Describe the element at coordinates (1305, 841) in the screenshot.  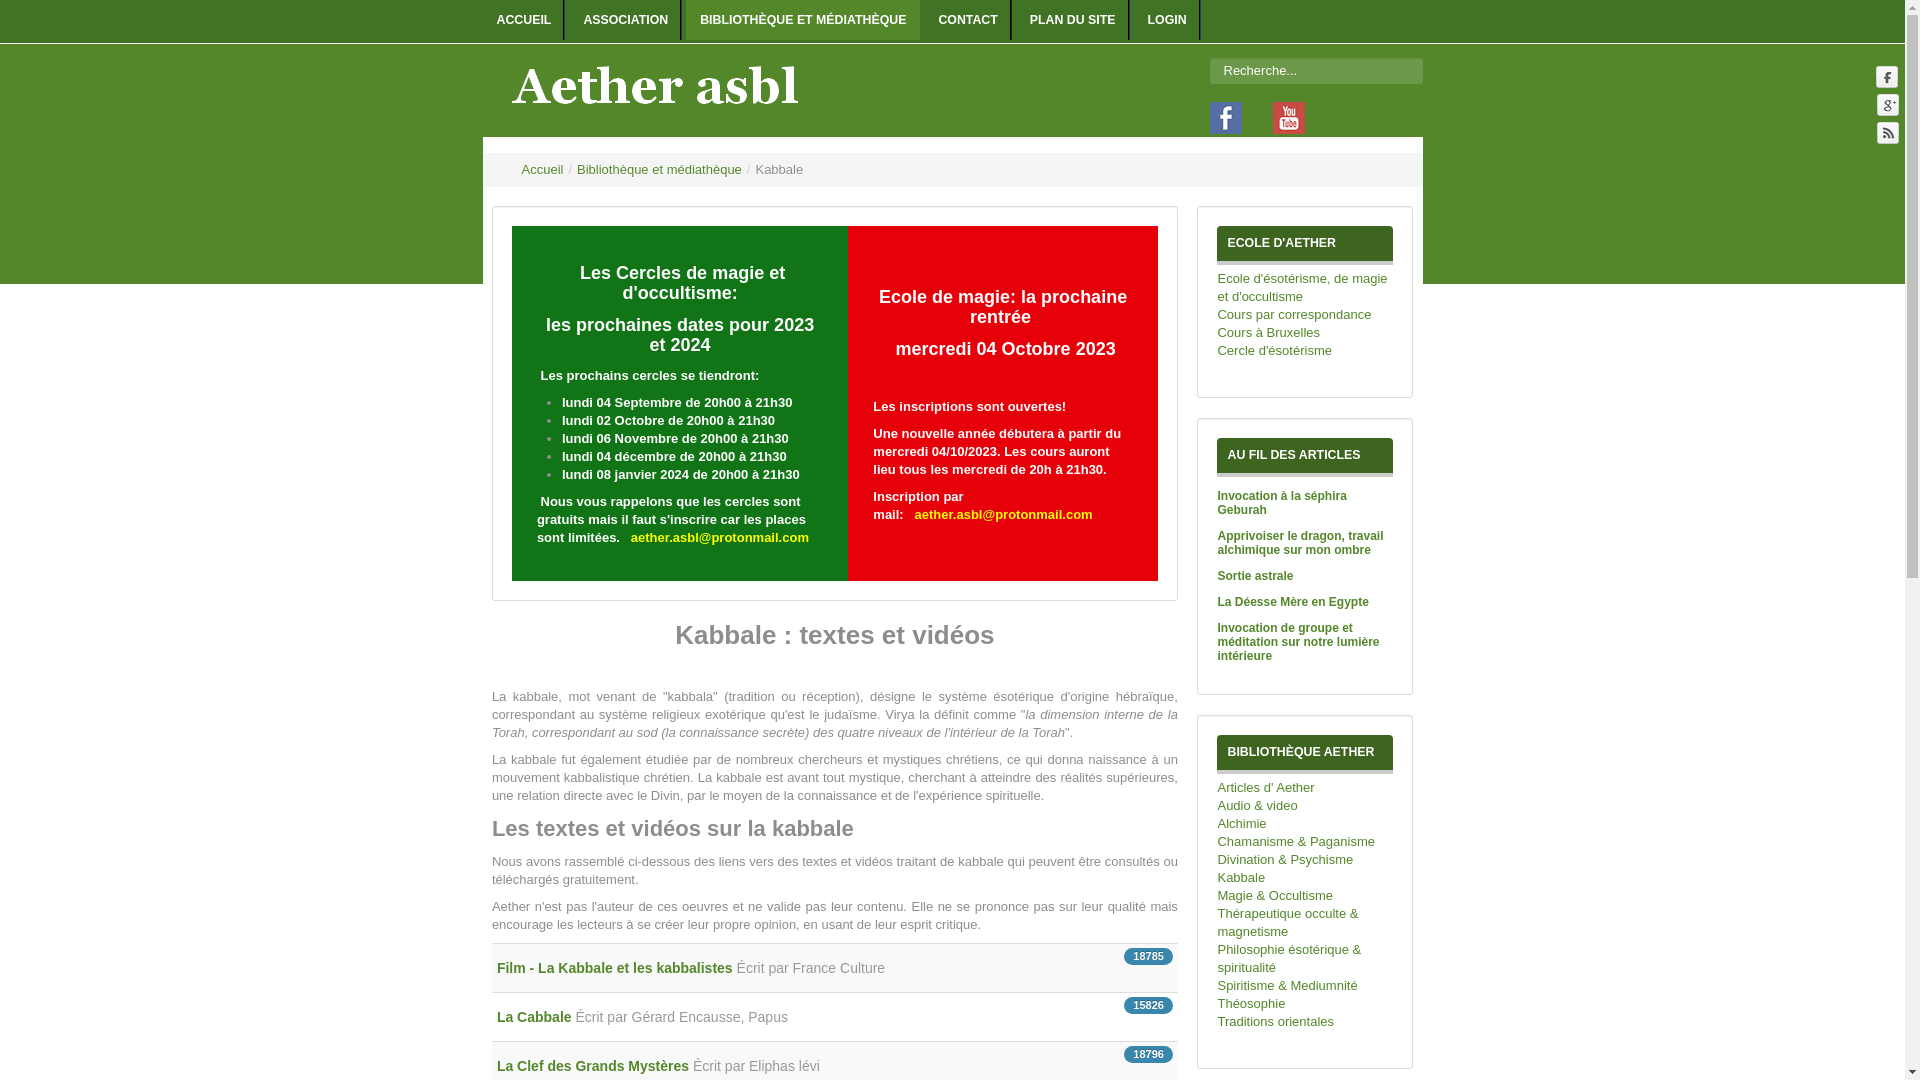
I see `'Chamanisme & Paganisme'` at that location.